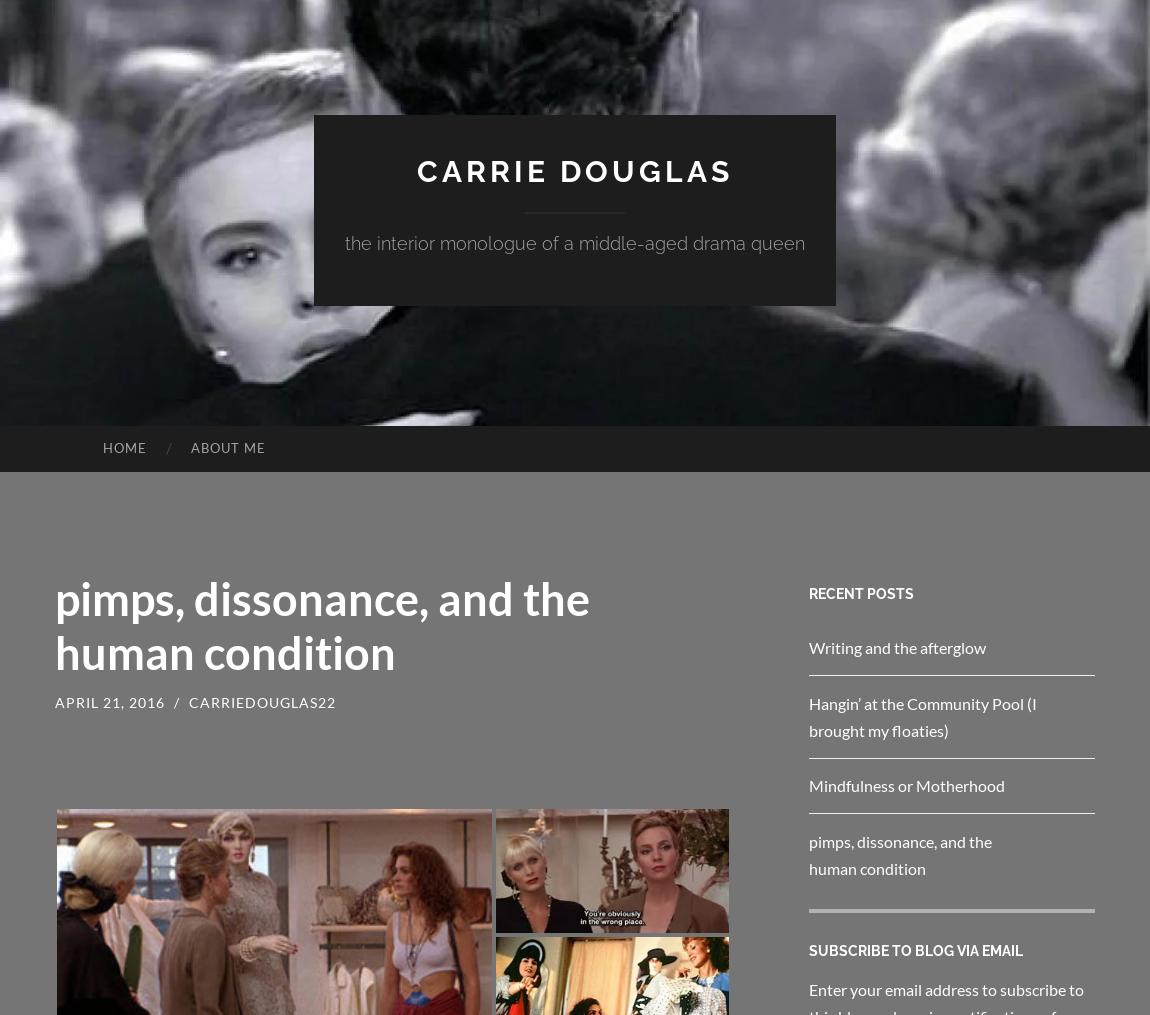  What do you see at coordinates (808, 715) in the screenshot?
I see `'Hangin’ at the Community Pool (I brought my floaties)'` at bounding box center [808, 715].